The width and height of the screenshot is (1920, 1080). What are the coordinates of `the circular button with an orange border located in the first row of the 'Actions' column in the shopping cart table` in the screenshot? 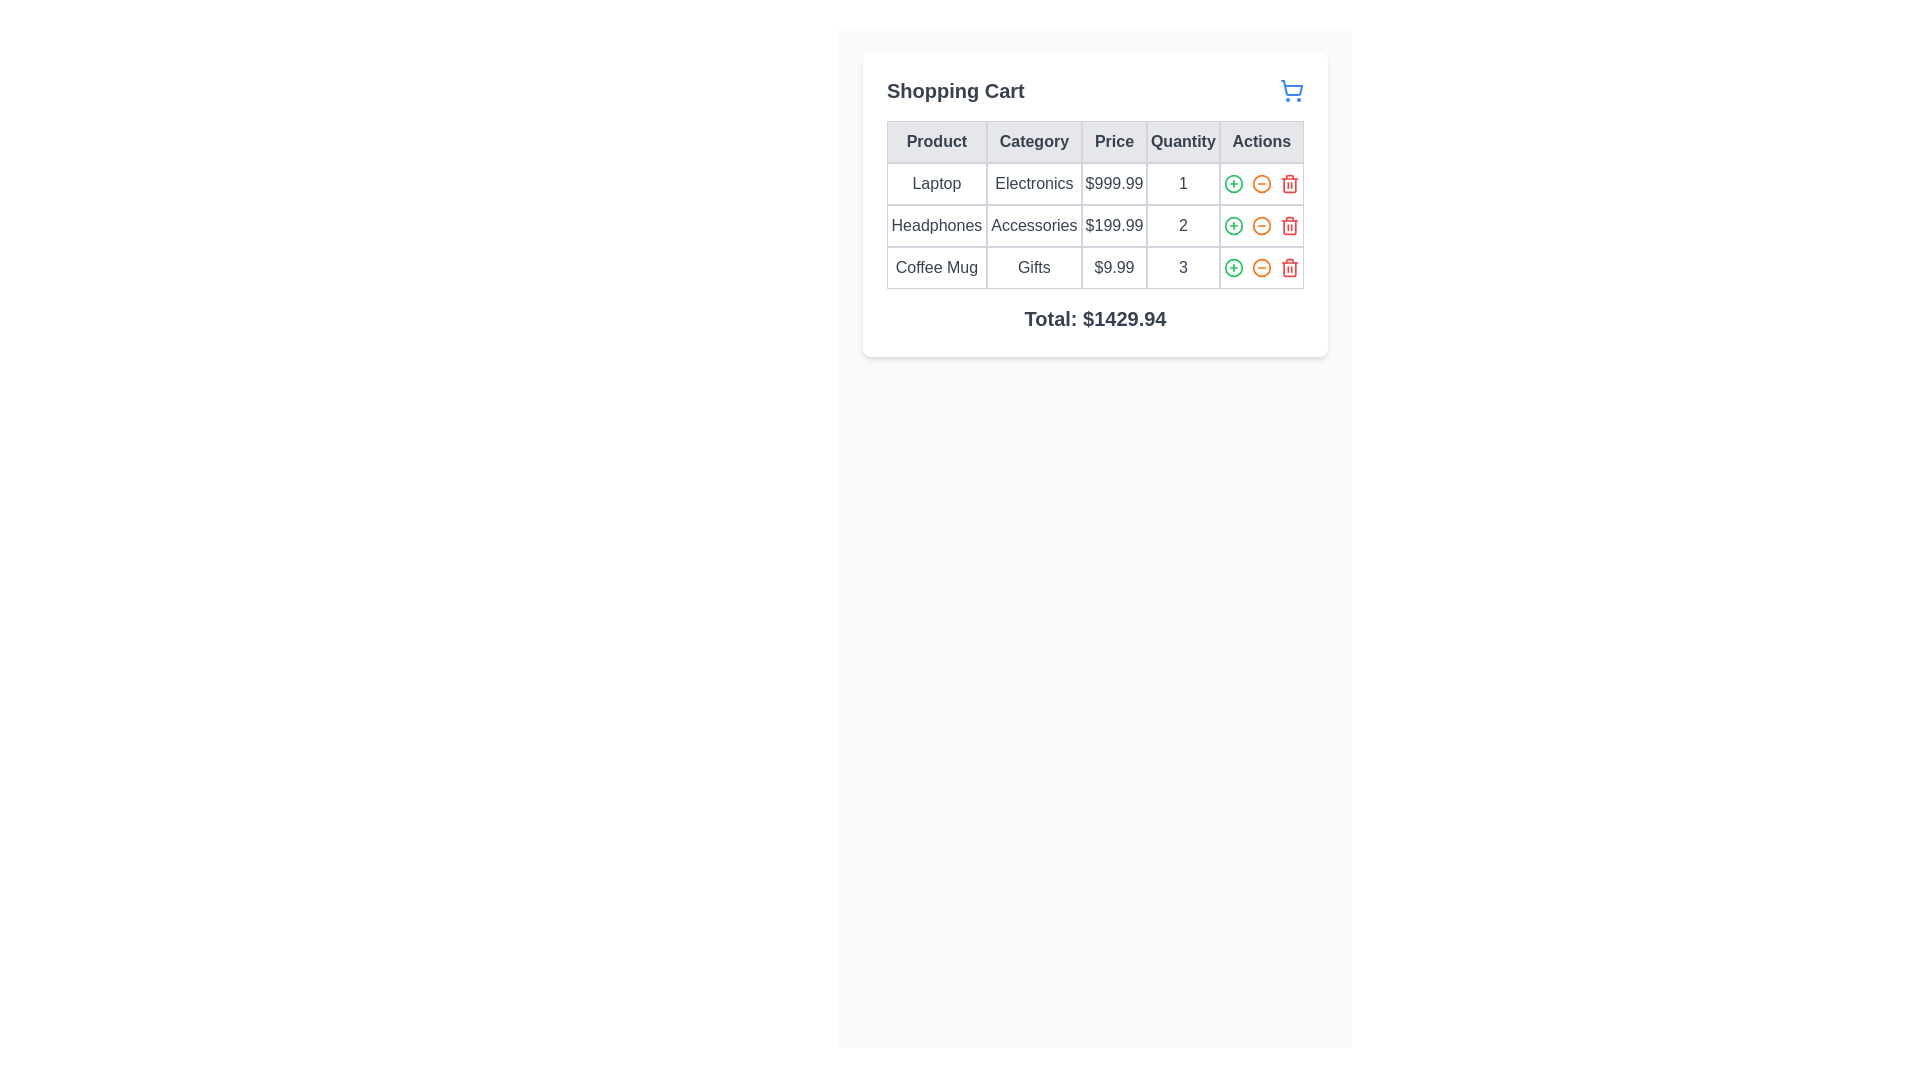 It's located at (1260, 184).